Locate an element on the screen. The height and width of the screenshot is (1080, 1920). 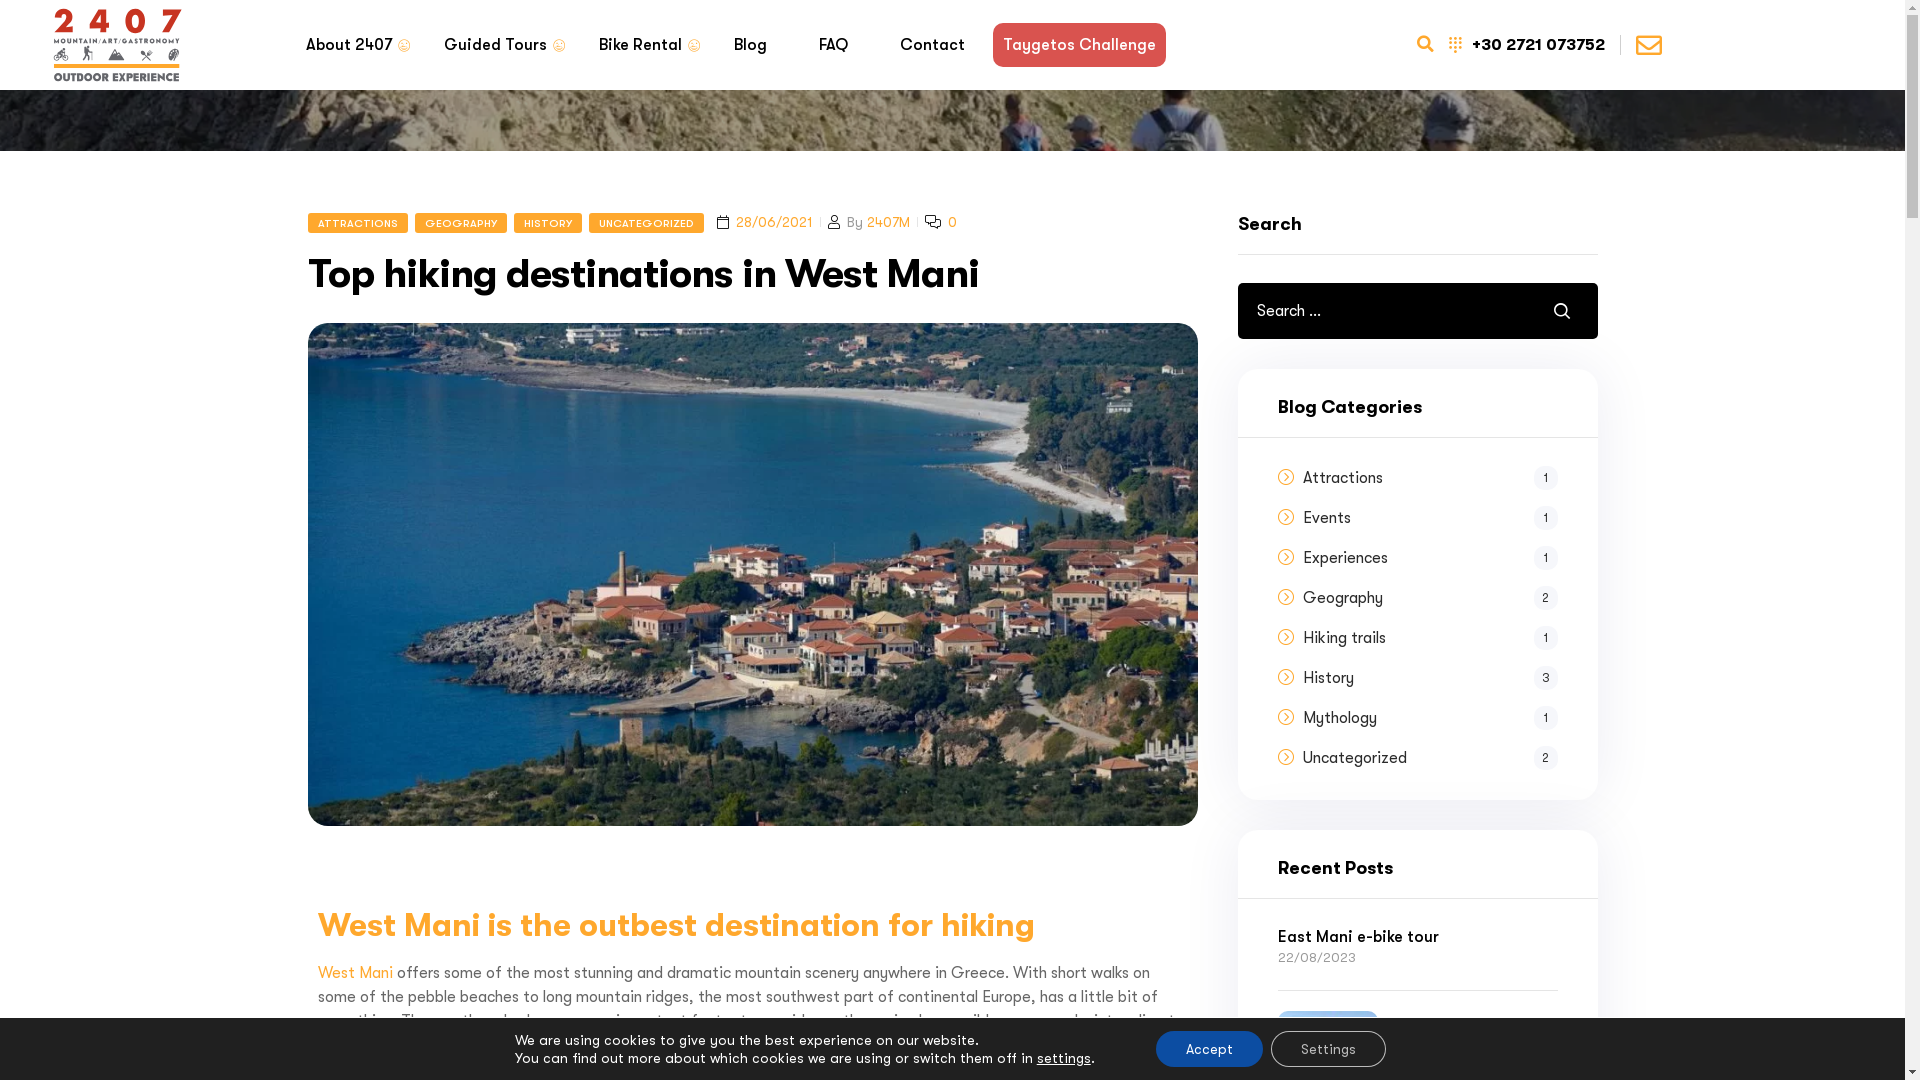
'HISTORY' is located at coordinates (547, 223).